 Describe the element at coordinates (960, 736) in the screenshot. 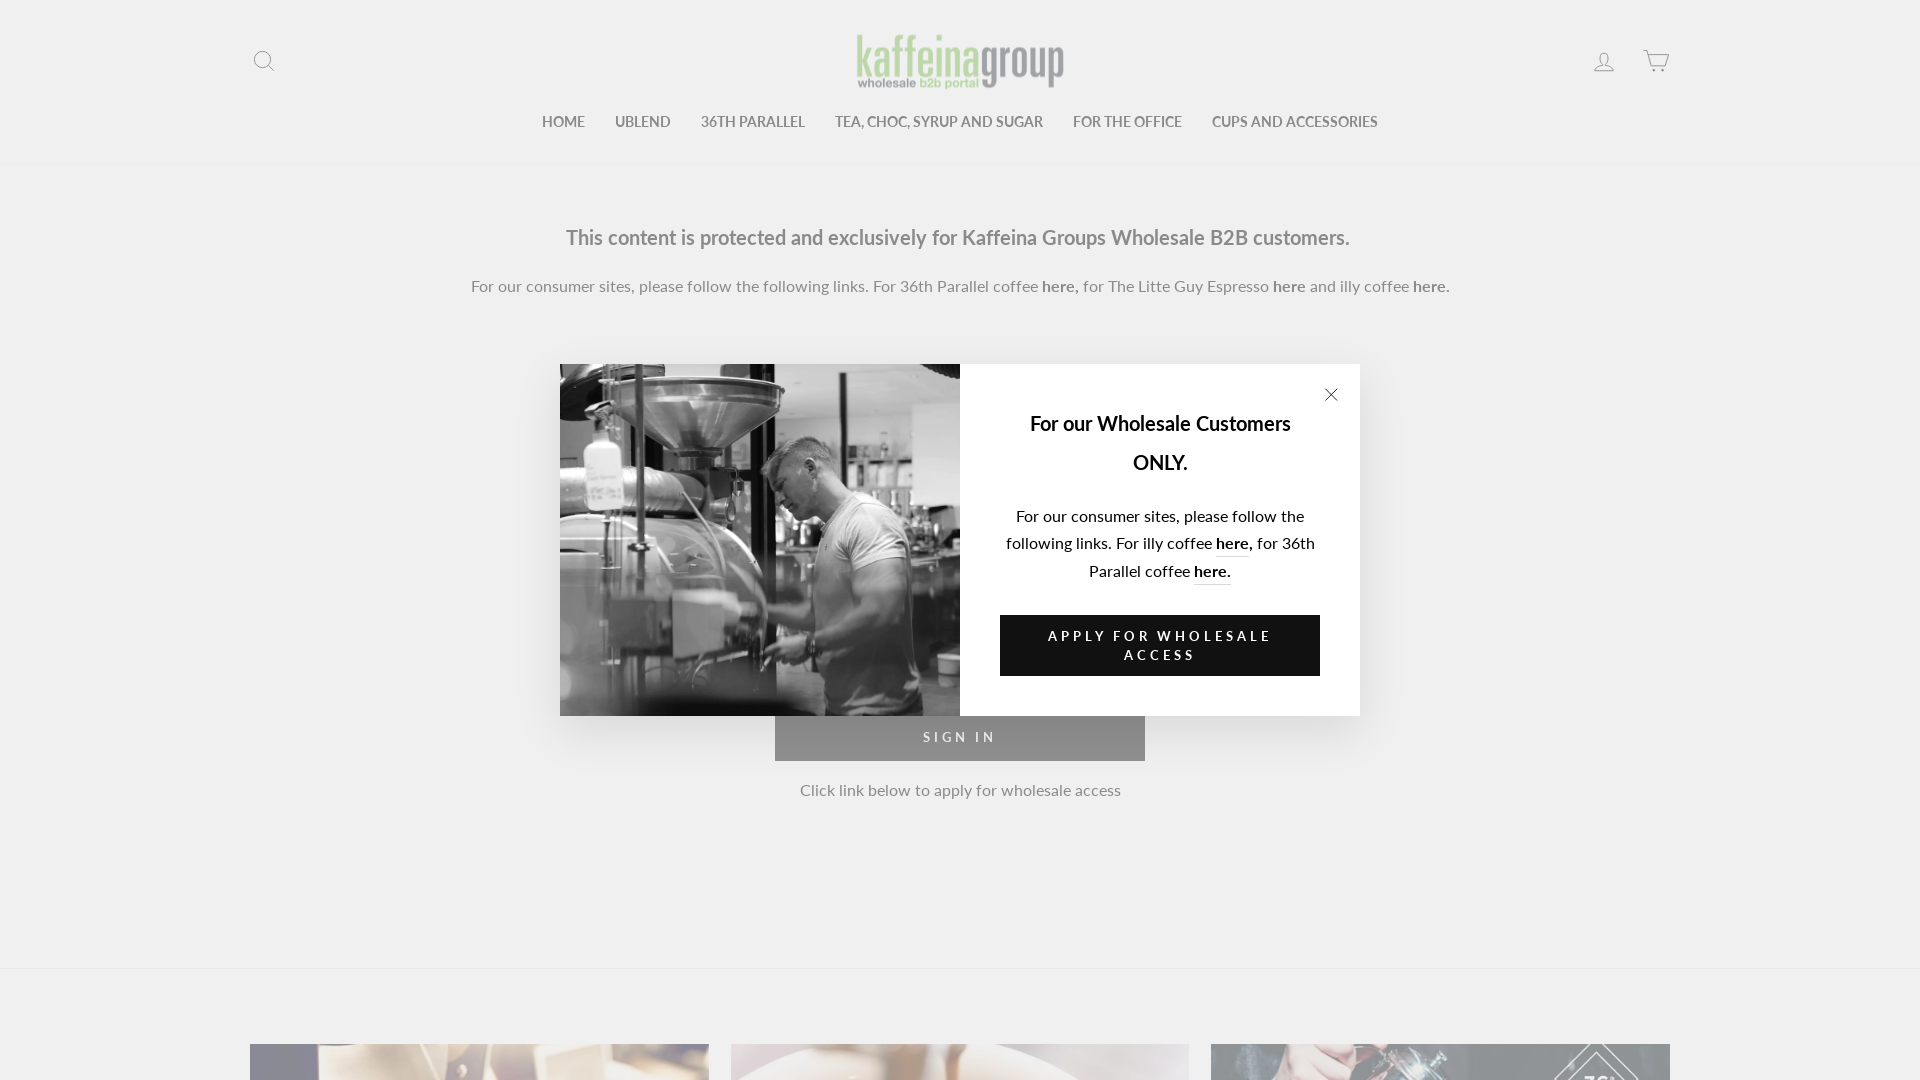

I see `'SIGN IN'` at that location.